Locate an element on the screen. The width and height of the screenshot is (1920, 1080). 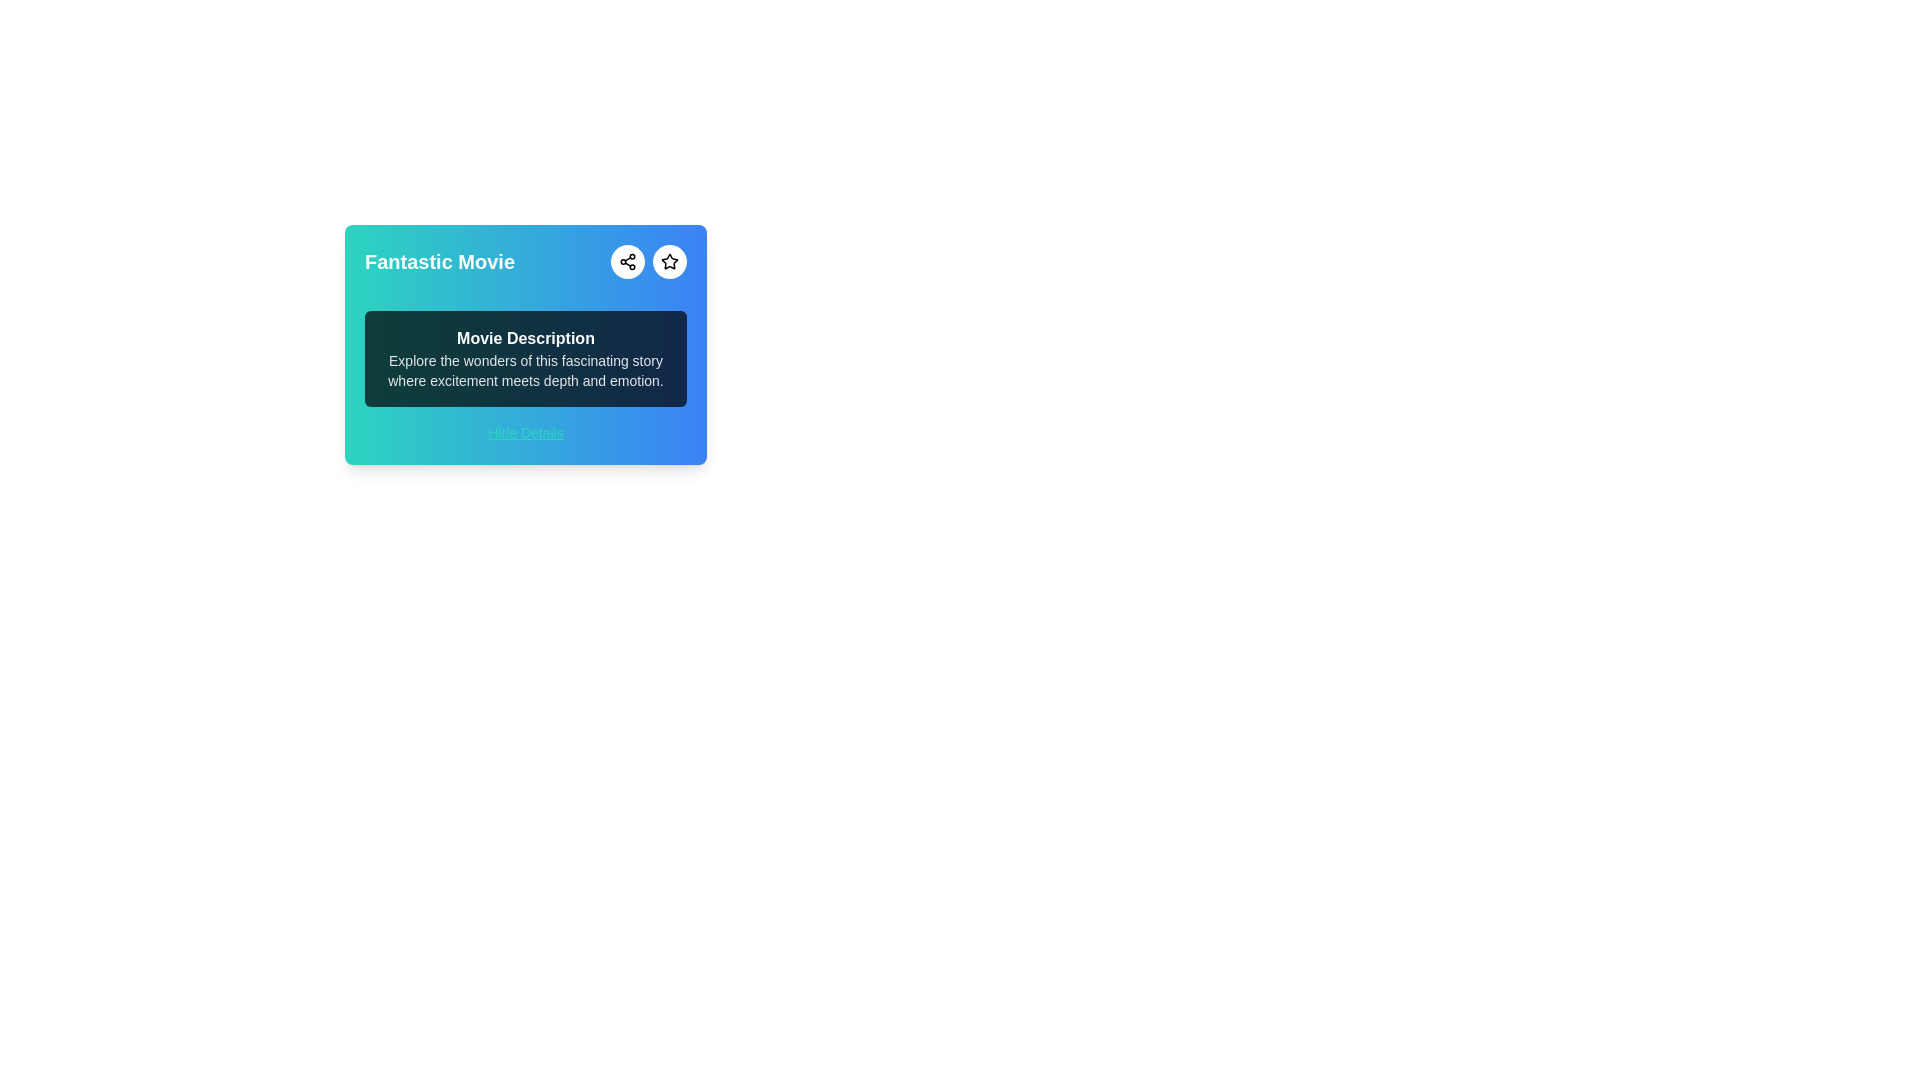
the star icon located in the top-right corner of the card layout to interact with it is located at coordinates (670, 260).